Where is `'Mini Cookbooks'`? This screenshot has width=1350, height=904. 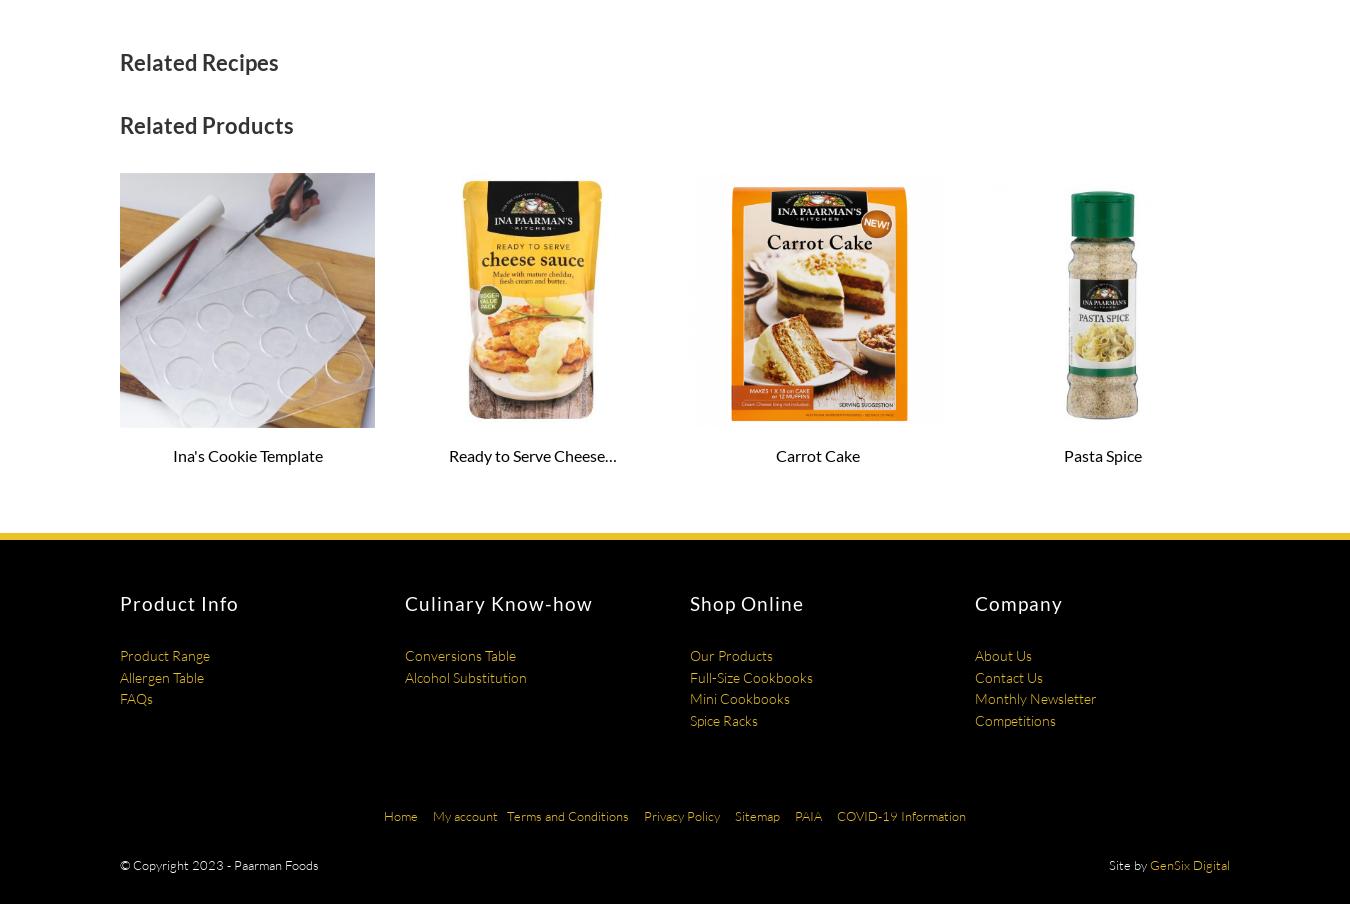
'Mini Cookbooks' is located at coordinates (738, 697).